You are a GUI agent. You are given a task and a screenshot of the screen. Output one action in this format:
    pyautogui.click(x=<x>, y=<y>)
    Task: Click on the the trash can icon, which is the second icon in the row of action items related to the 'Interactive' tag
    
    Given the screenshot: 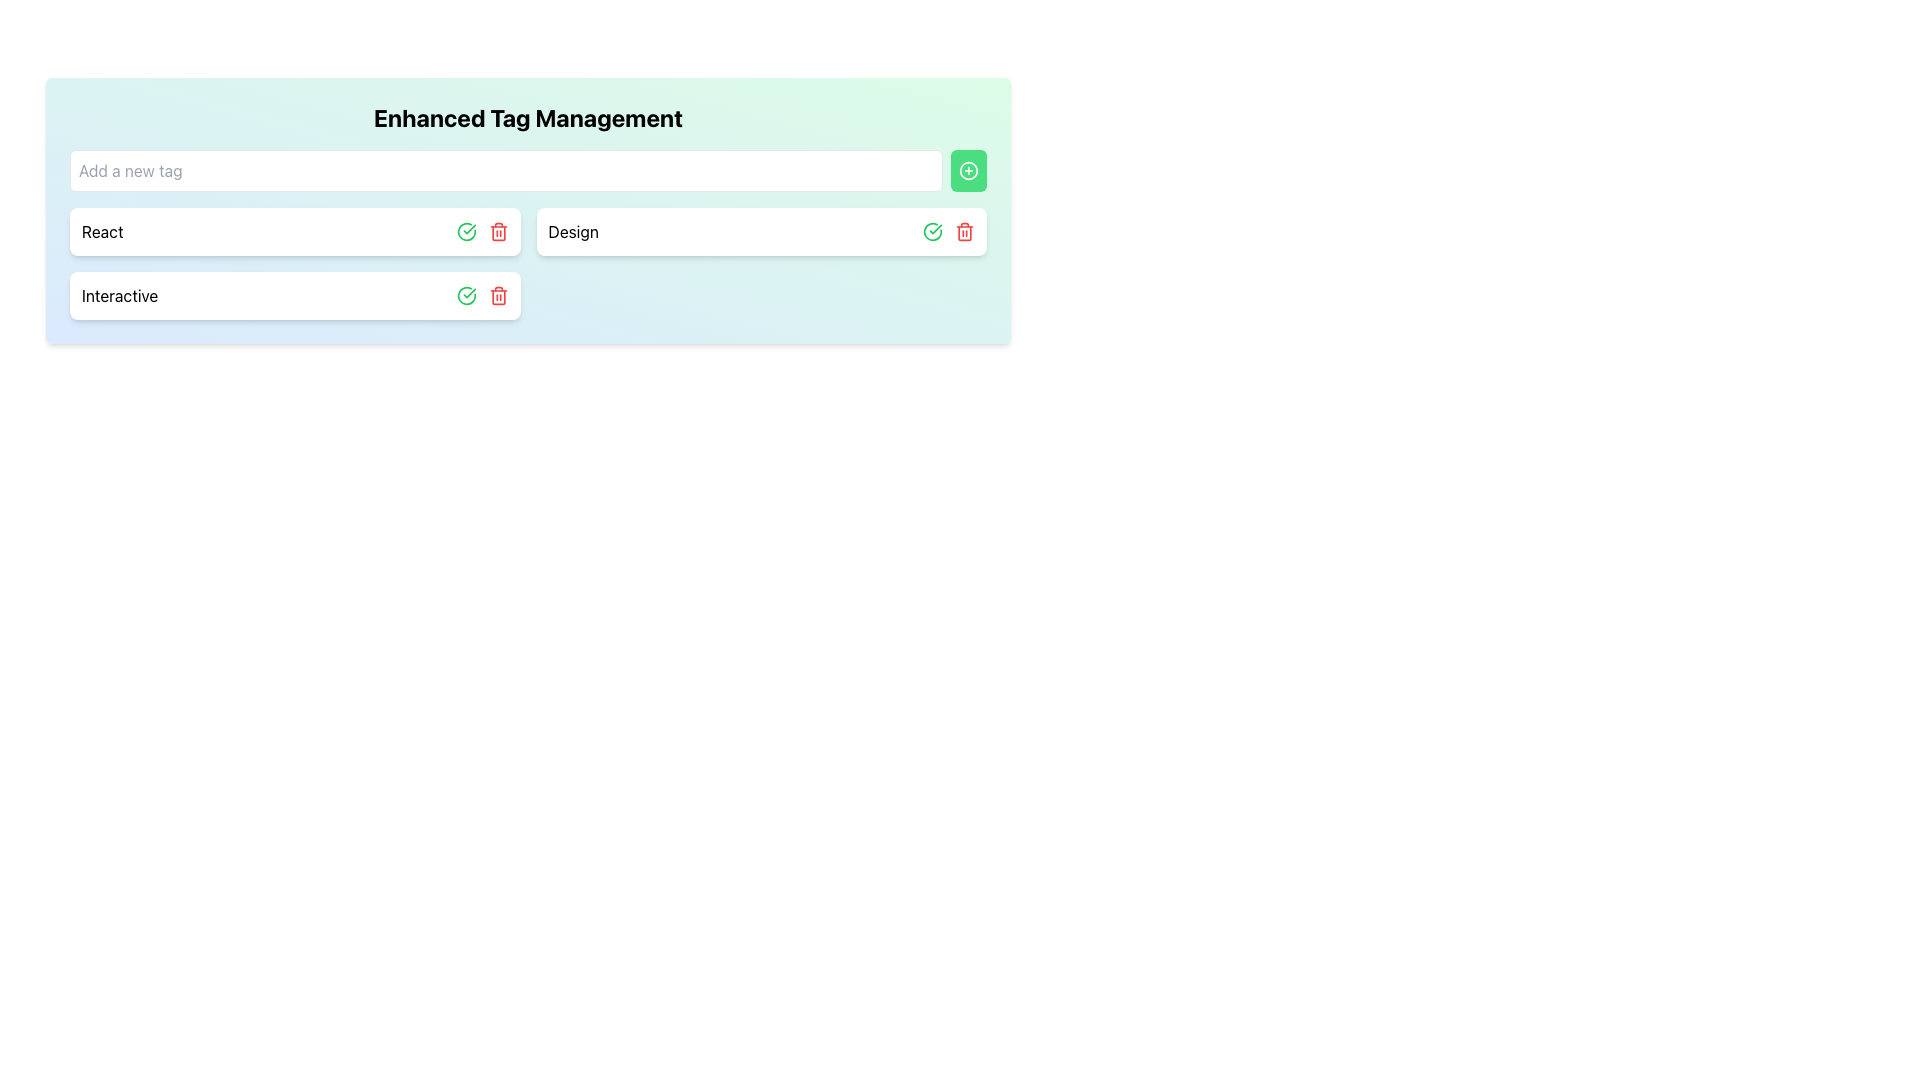 What is the action you would take?
    pyautogui.click(x=498, y=230)
    